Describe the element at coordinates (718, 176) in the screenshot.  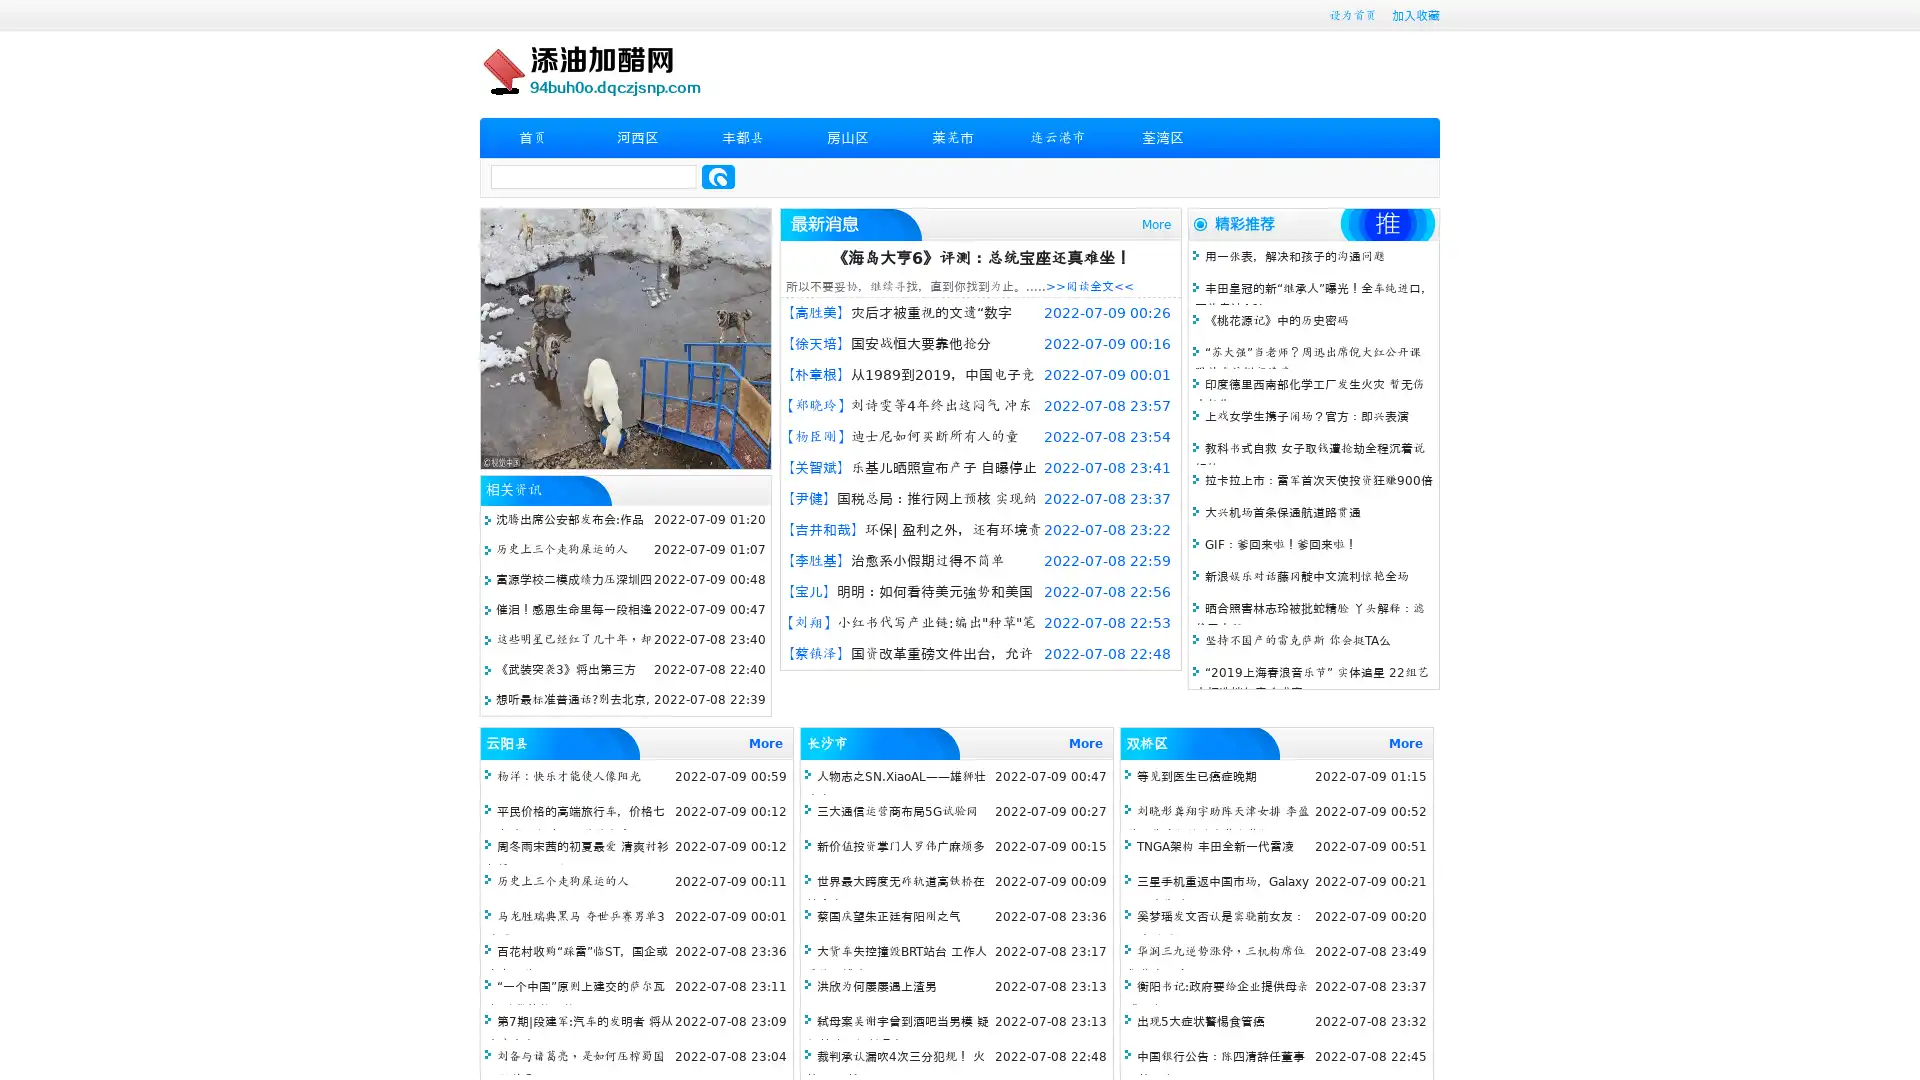
I see `Search` at that location.